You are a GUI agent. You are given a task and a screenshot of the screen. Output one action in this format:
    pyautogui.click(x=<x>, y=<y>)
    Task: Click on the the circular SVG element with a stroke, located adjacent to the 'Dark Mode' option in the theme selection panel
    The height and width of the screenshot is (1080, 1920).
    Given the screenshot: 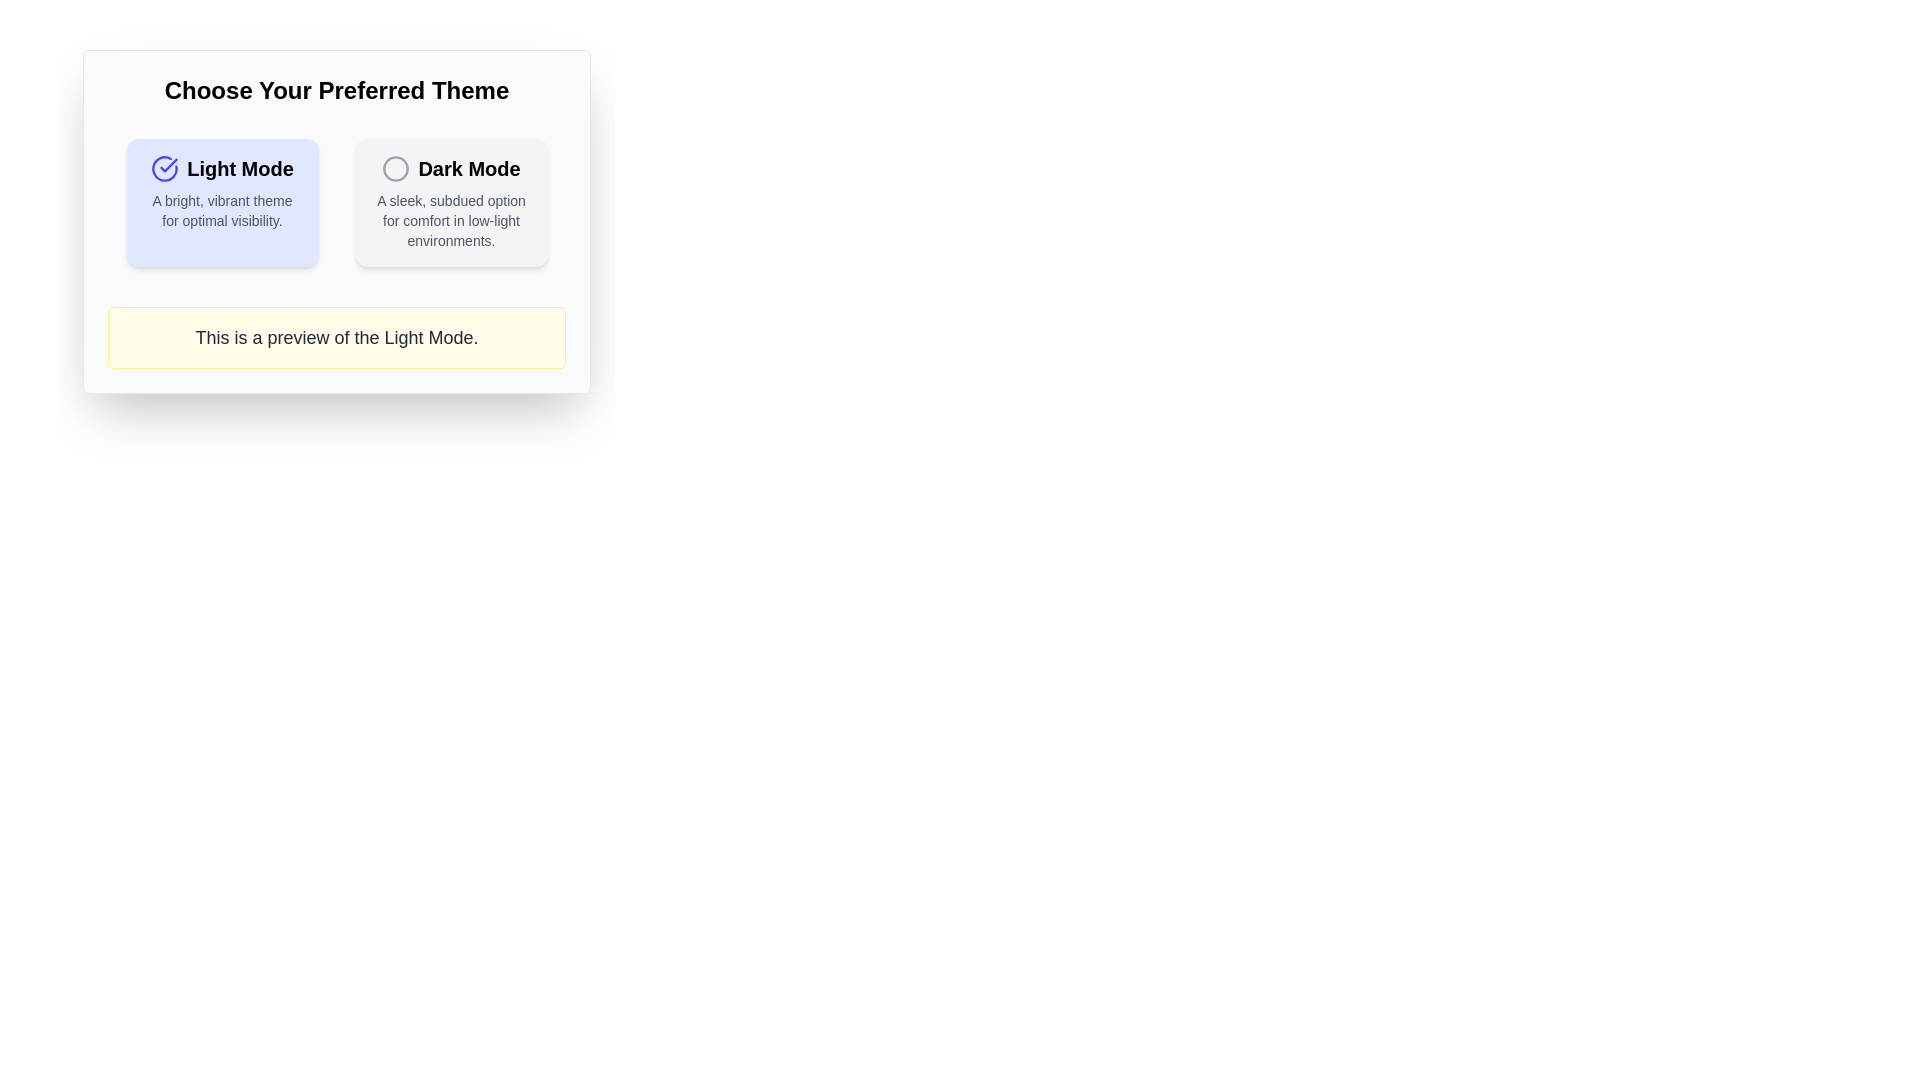 What is the action you would take?
    pyautogui.click(x=396, y=168)
    